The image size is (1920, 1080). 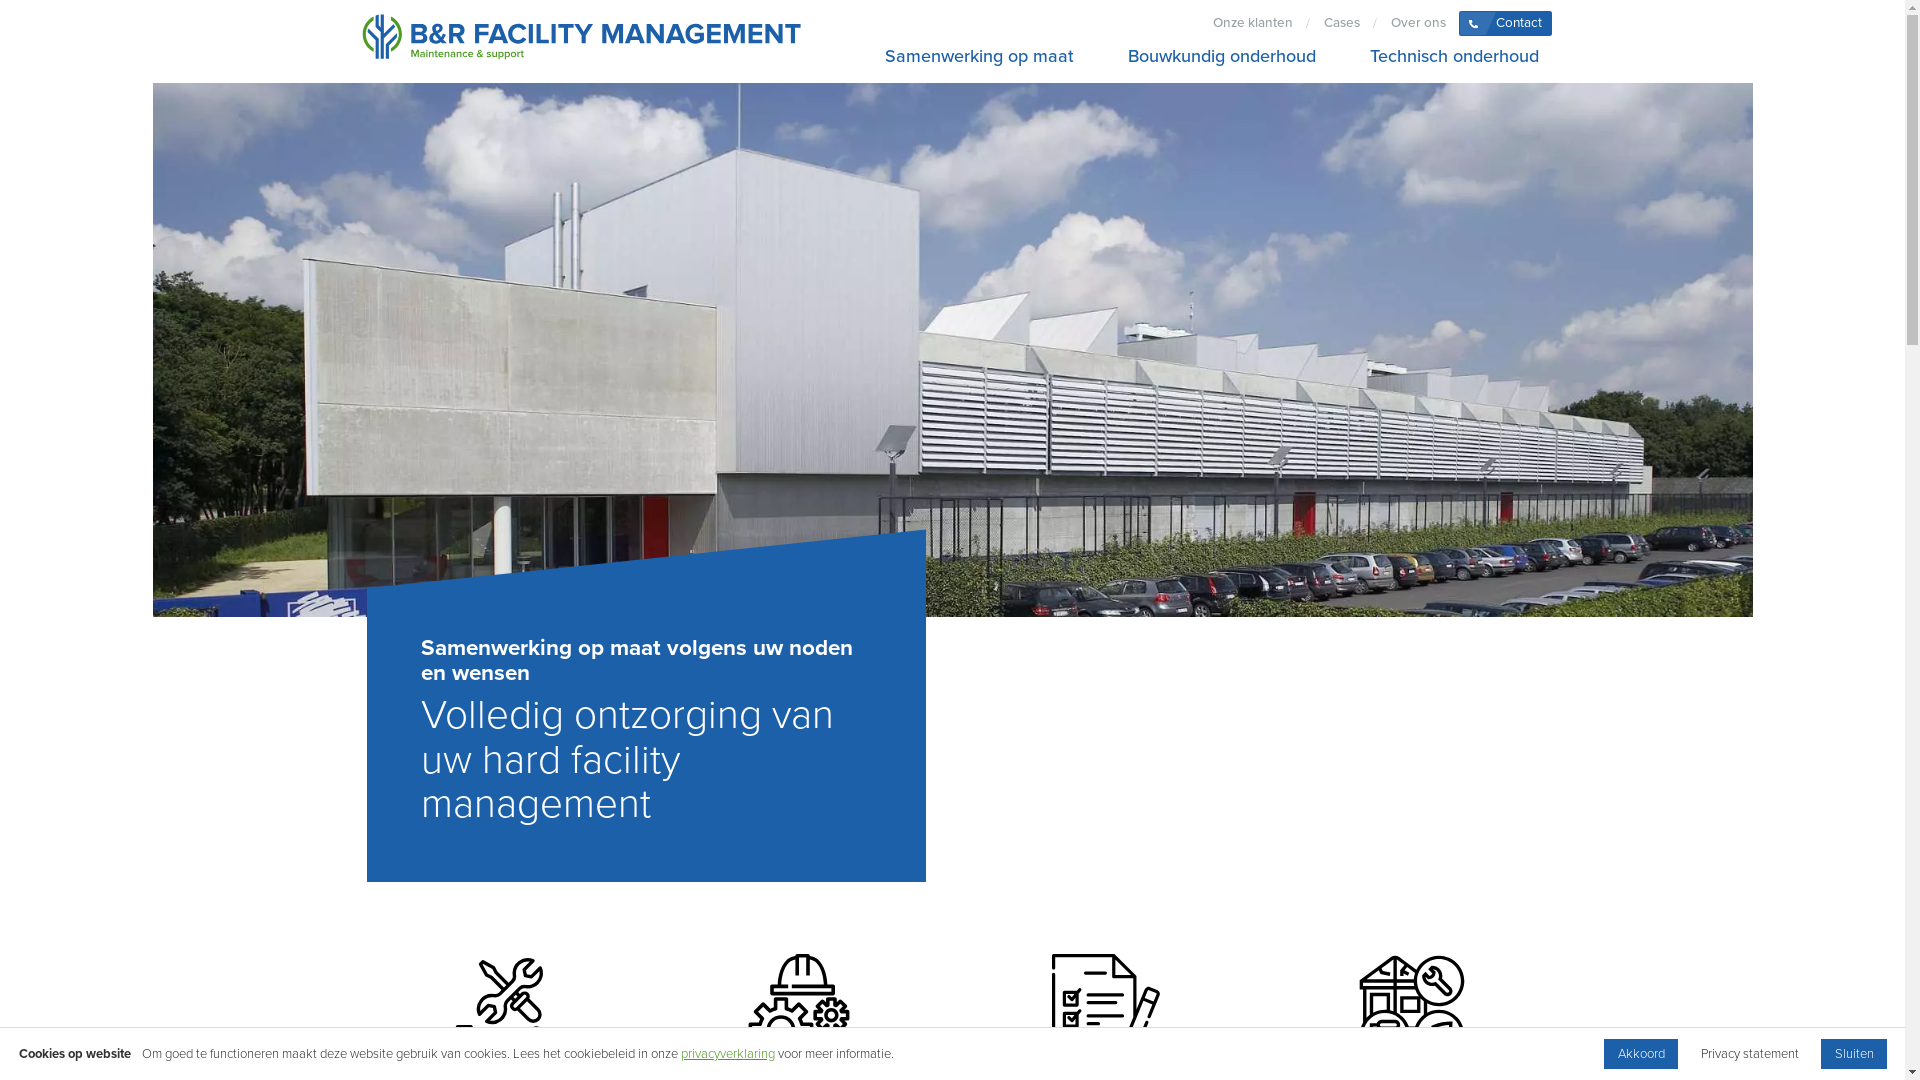 What do you see at coordinates (1505, 23) in the screenshot?
I see `'Contact'` at bounding box center [1505, 23].